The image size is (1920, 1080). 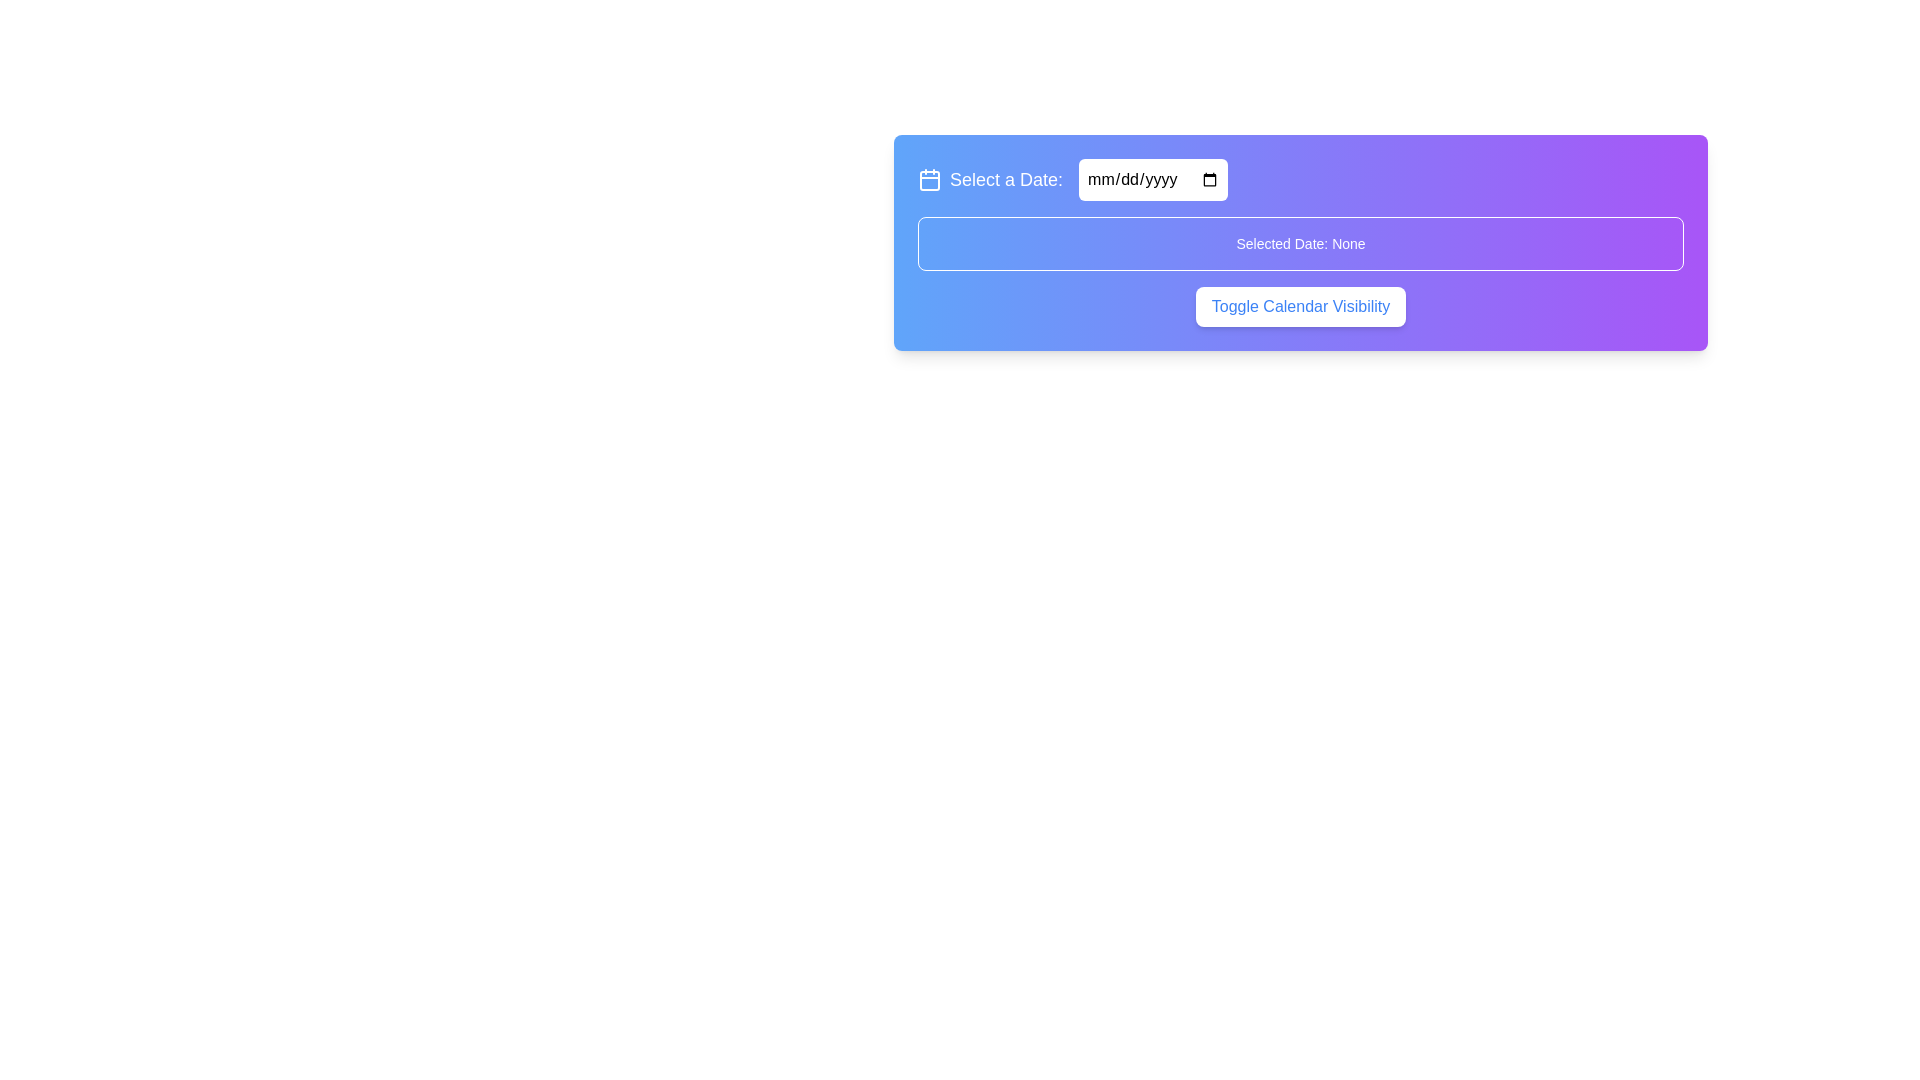 I want to click on the non-interactive informative display box that indicates the currently selected date, located below the 'Select a Date' section and above the 'Toggle Calendar Visibility' button, so click(x=1300, y=242).